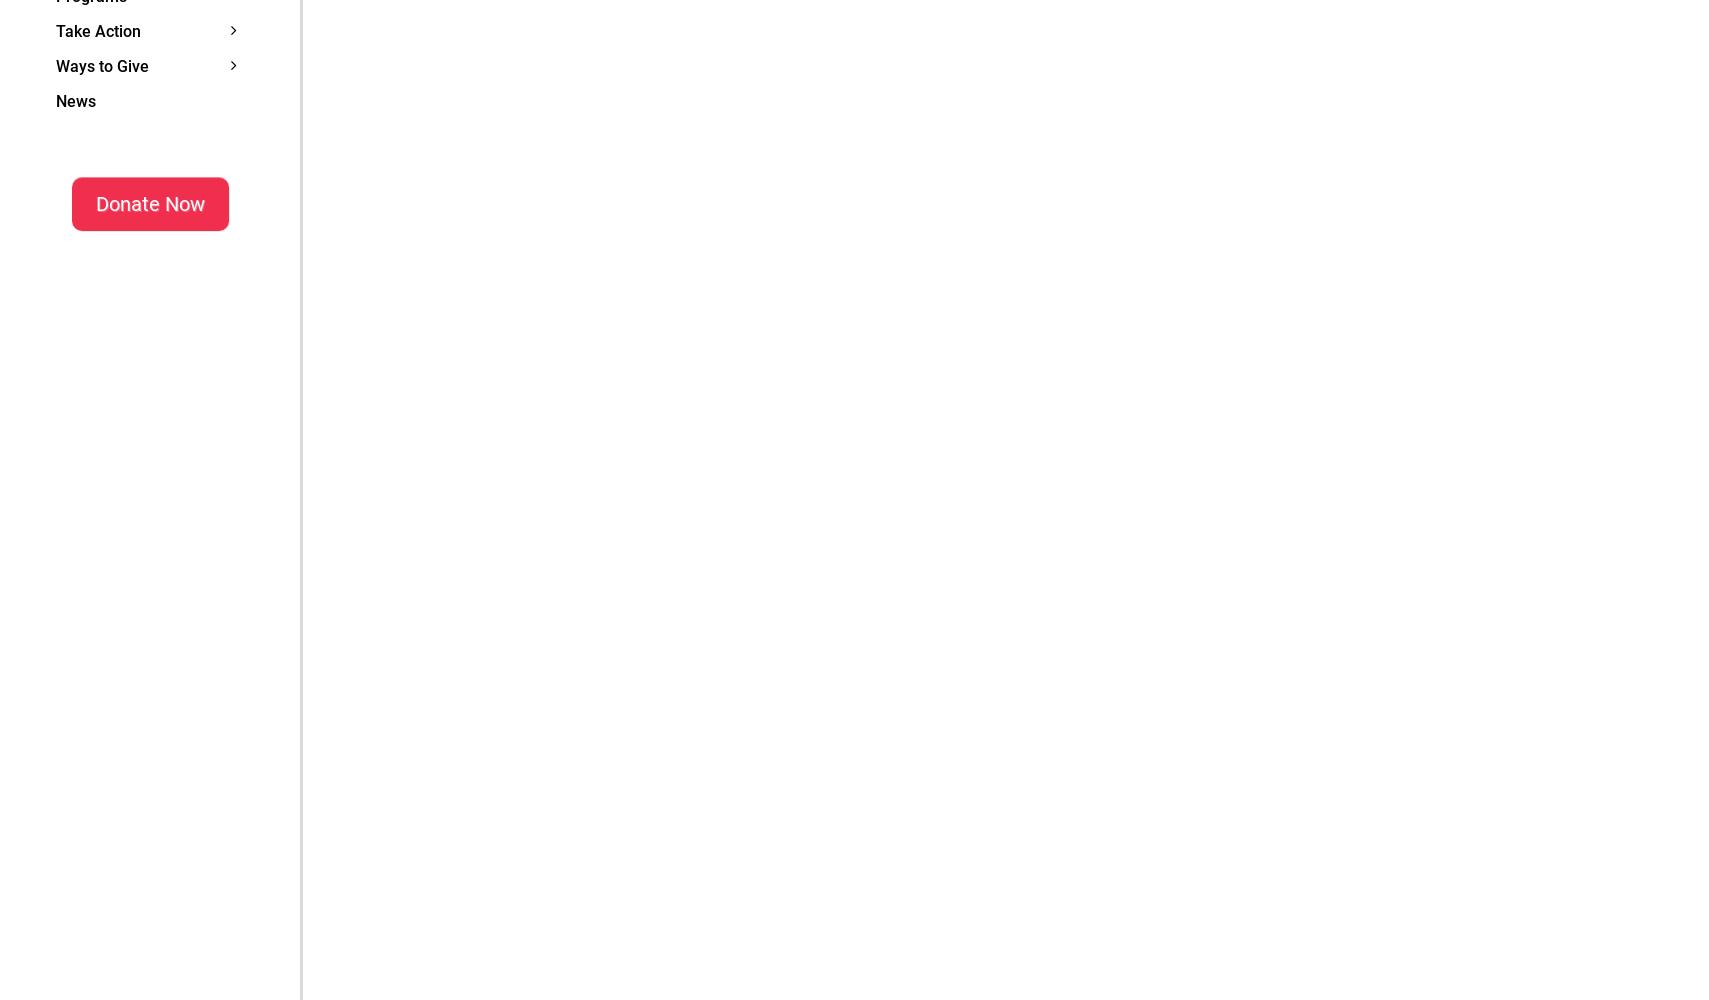  What do you see at coordinates (385, 22) in the screenshot?
I see `'Planned Giving'` at bounding box center [385, 22].